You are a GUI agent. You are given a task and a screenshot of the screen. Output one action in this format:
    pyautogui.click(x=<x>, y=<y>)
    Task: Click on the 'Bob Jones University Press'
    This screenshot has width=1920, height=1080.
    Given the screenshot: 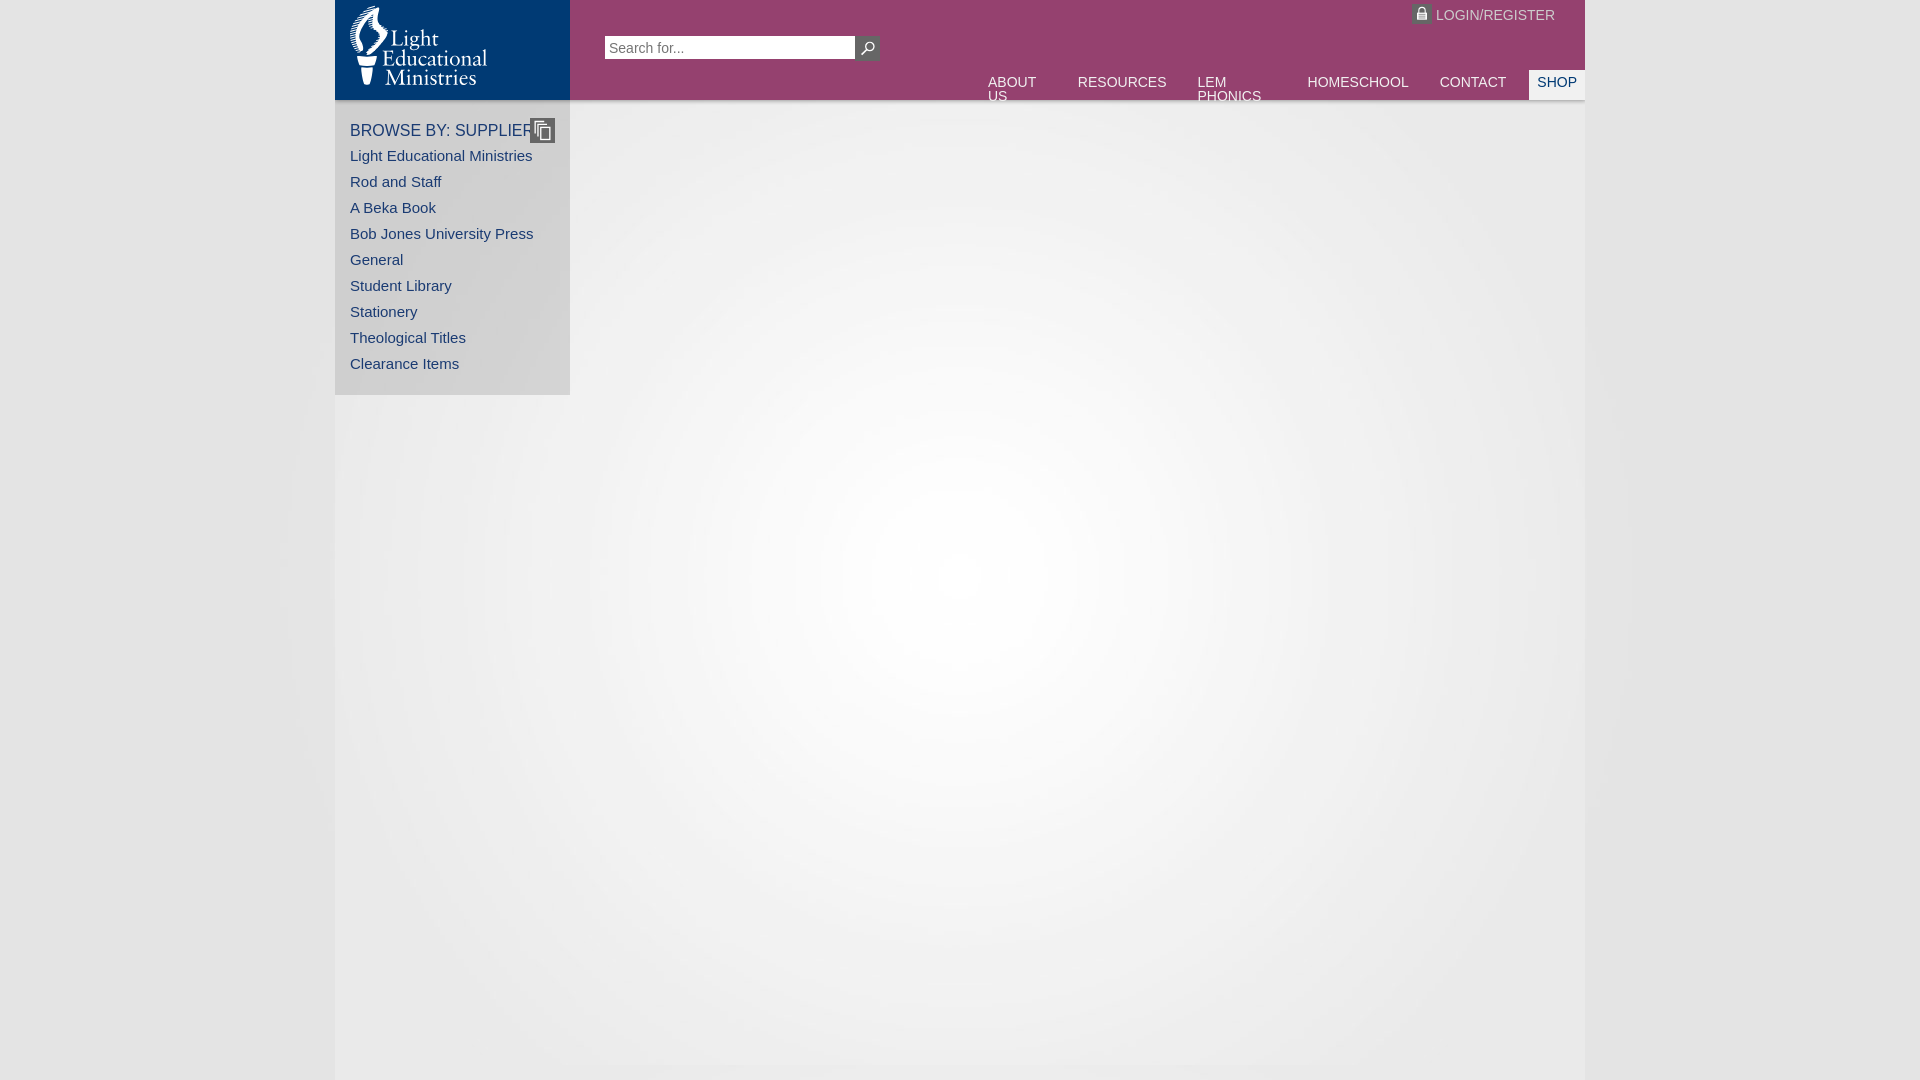 What is the action you would take?
    pyautogui.click(x=440, y=232)
    